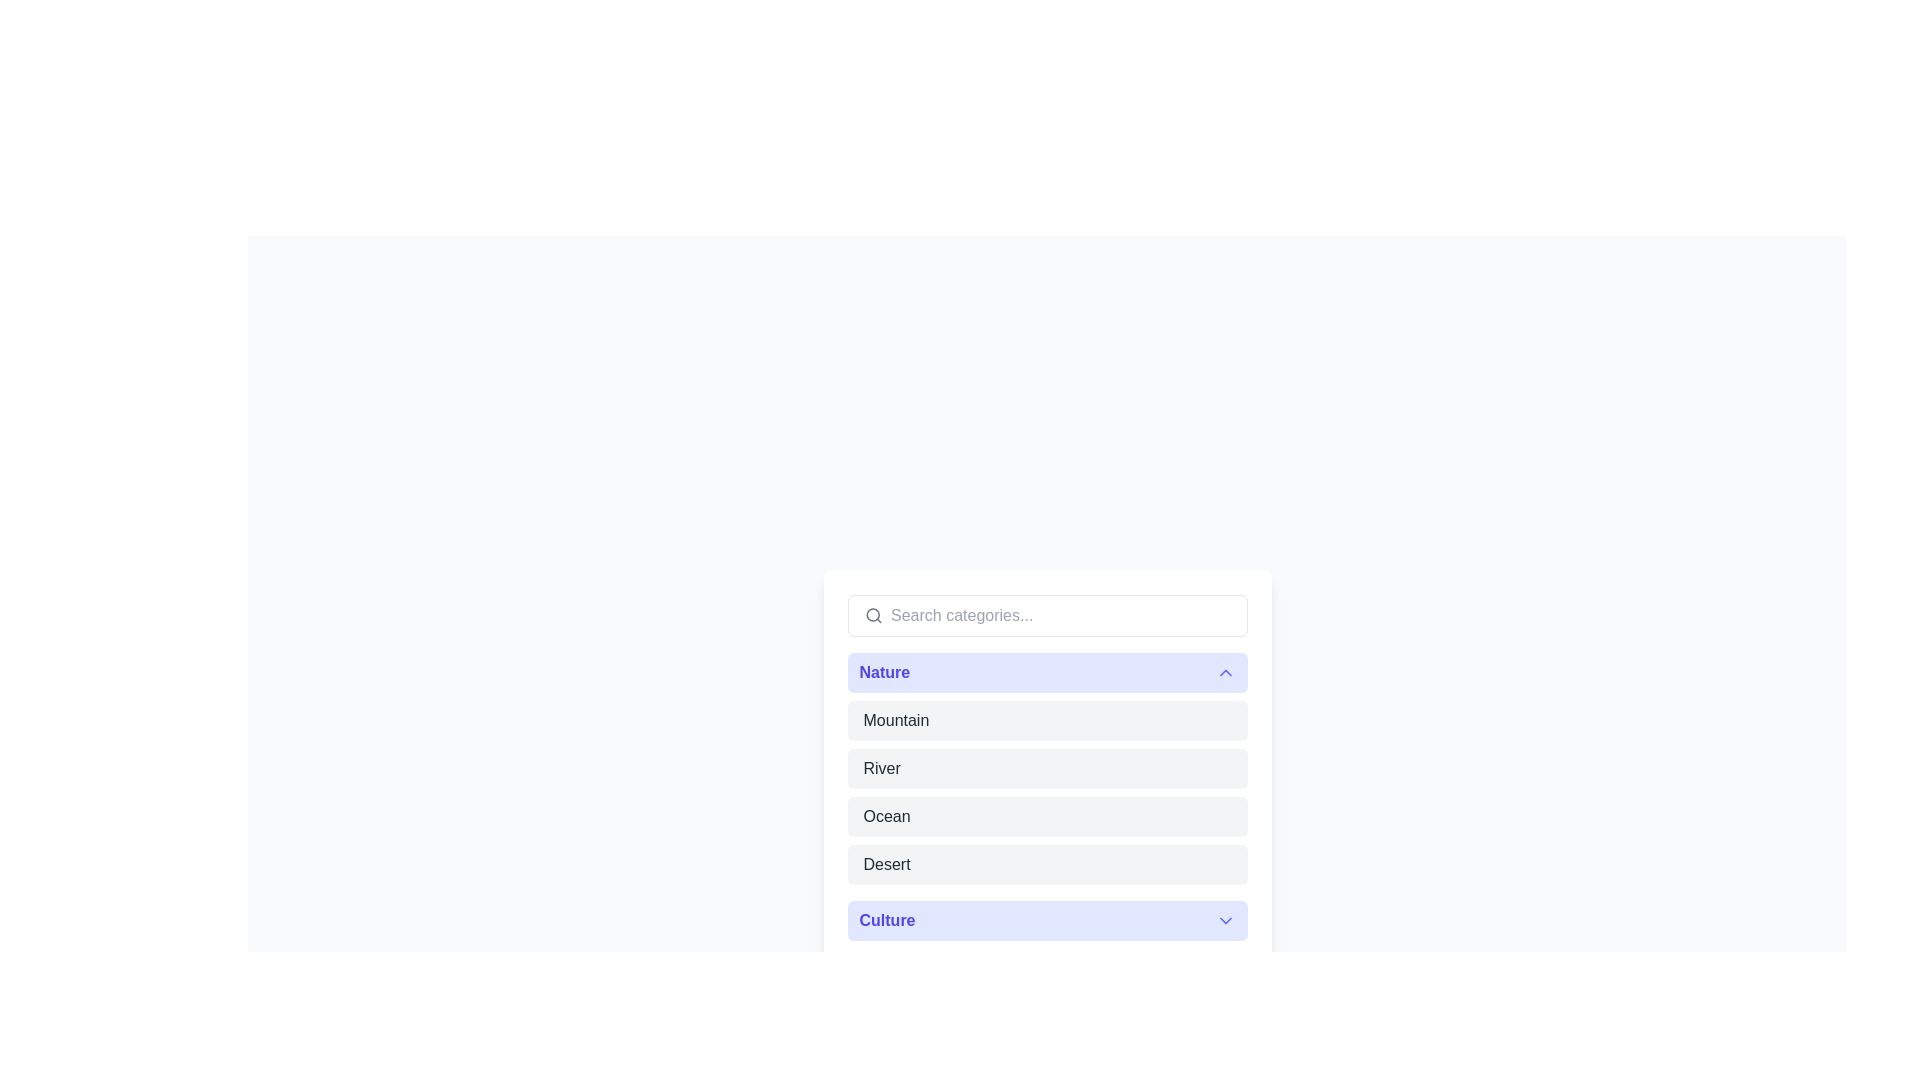 This screenshot has width=1920, height=1080. I want to click on the 'Desert' text label in the 'Nature' category, so click(886, 863).